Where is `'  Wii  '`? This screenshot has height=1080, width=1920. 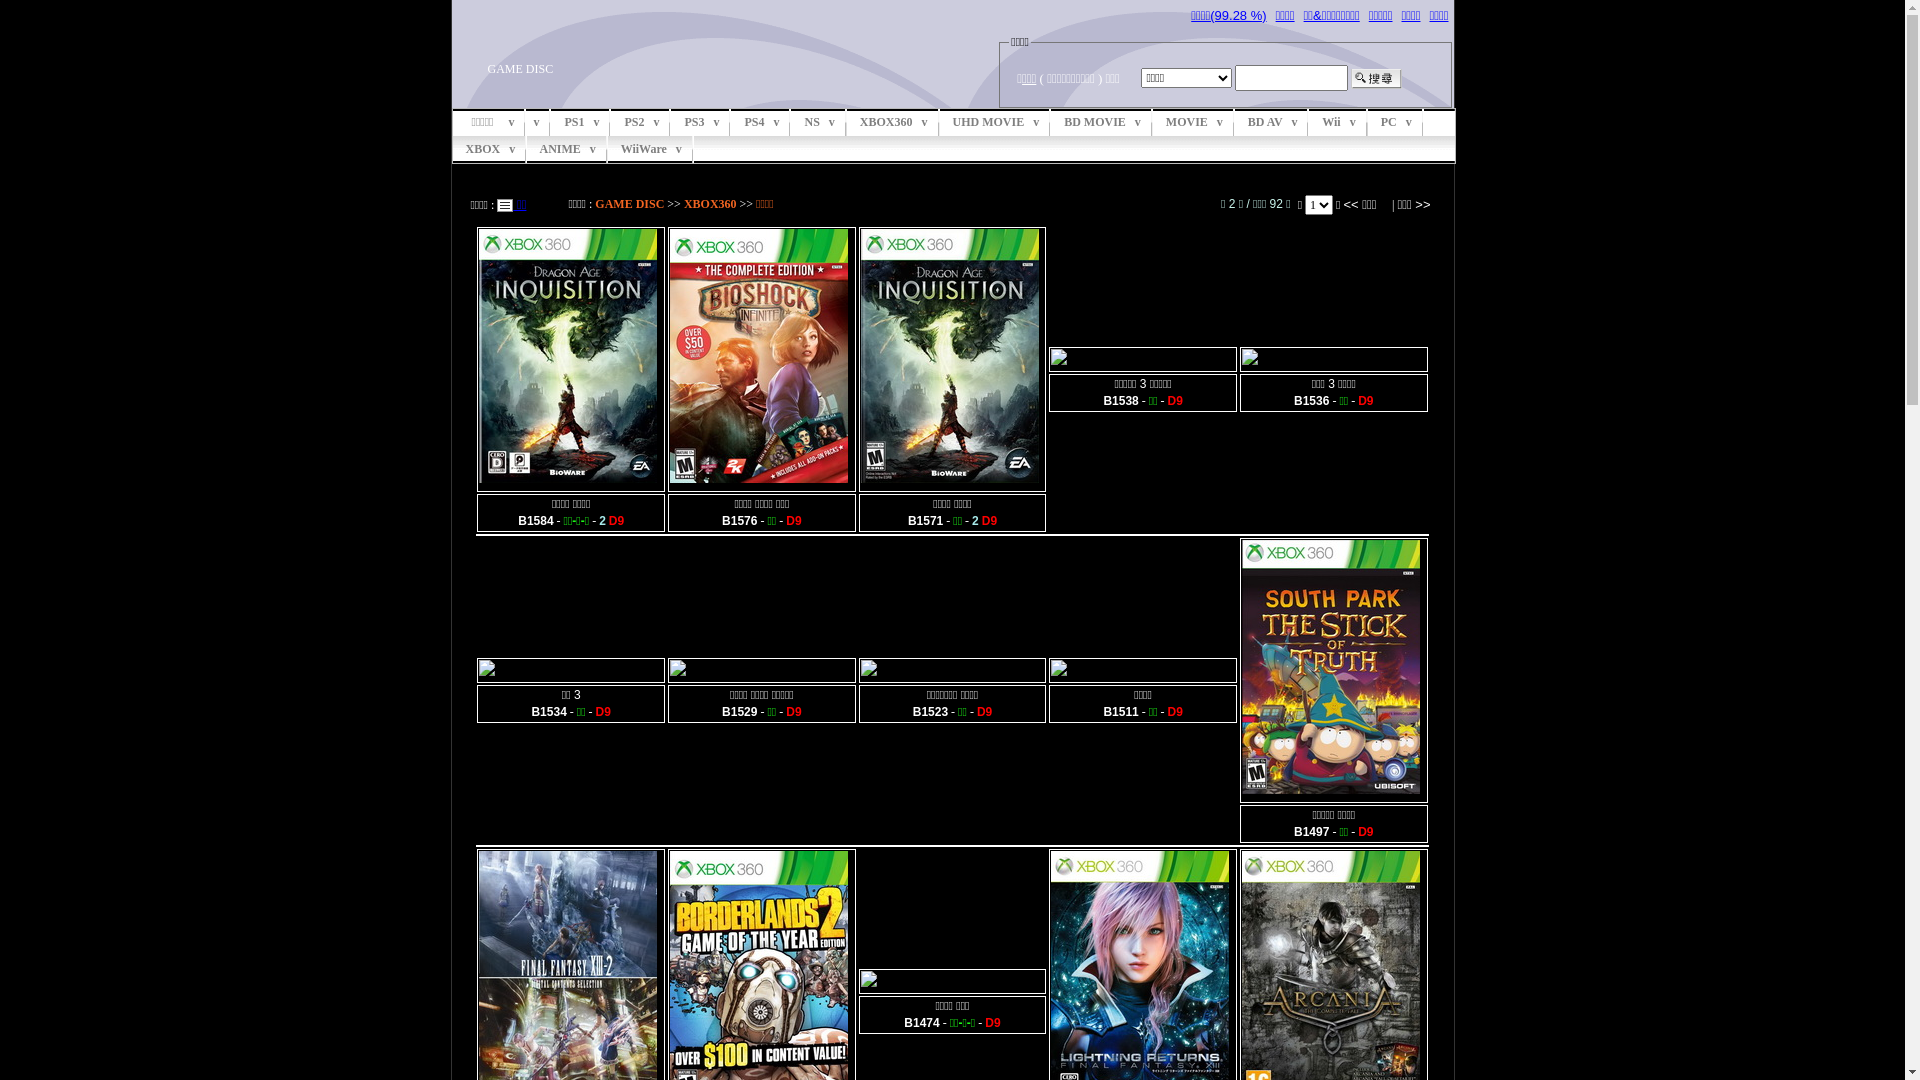
'  Wii  ' is located at coordinates (1338, 122).